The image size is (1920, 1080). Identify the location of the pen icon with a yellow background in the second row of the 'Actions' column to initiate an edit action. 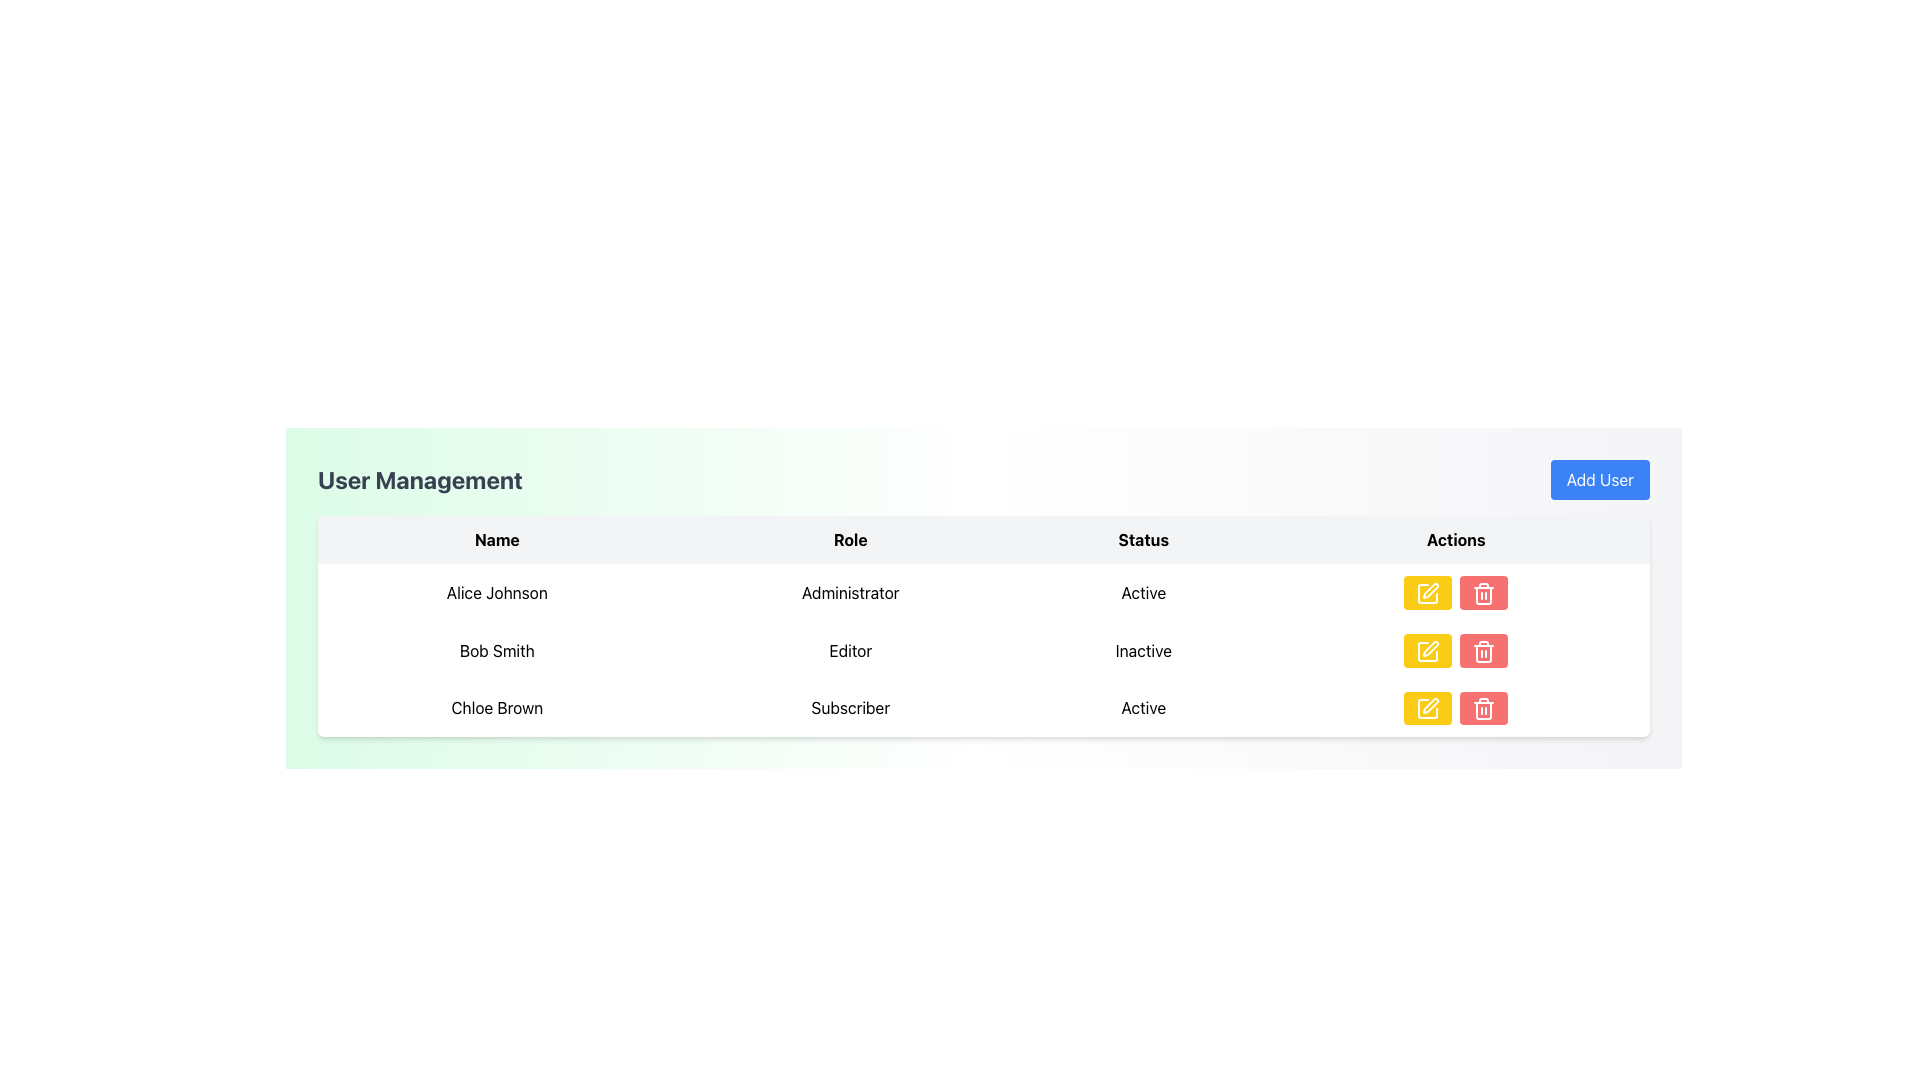
(1430, 648).